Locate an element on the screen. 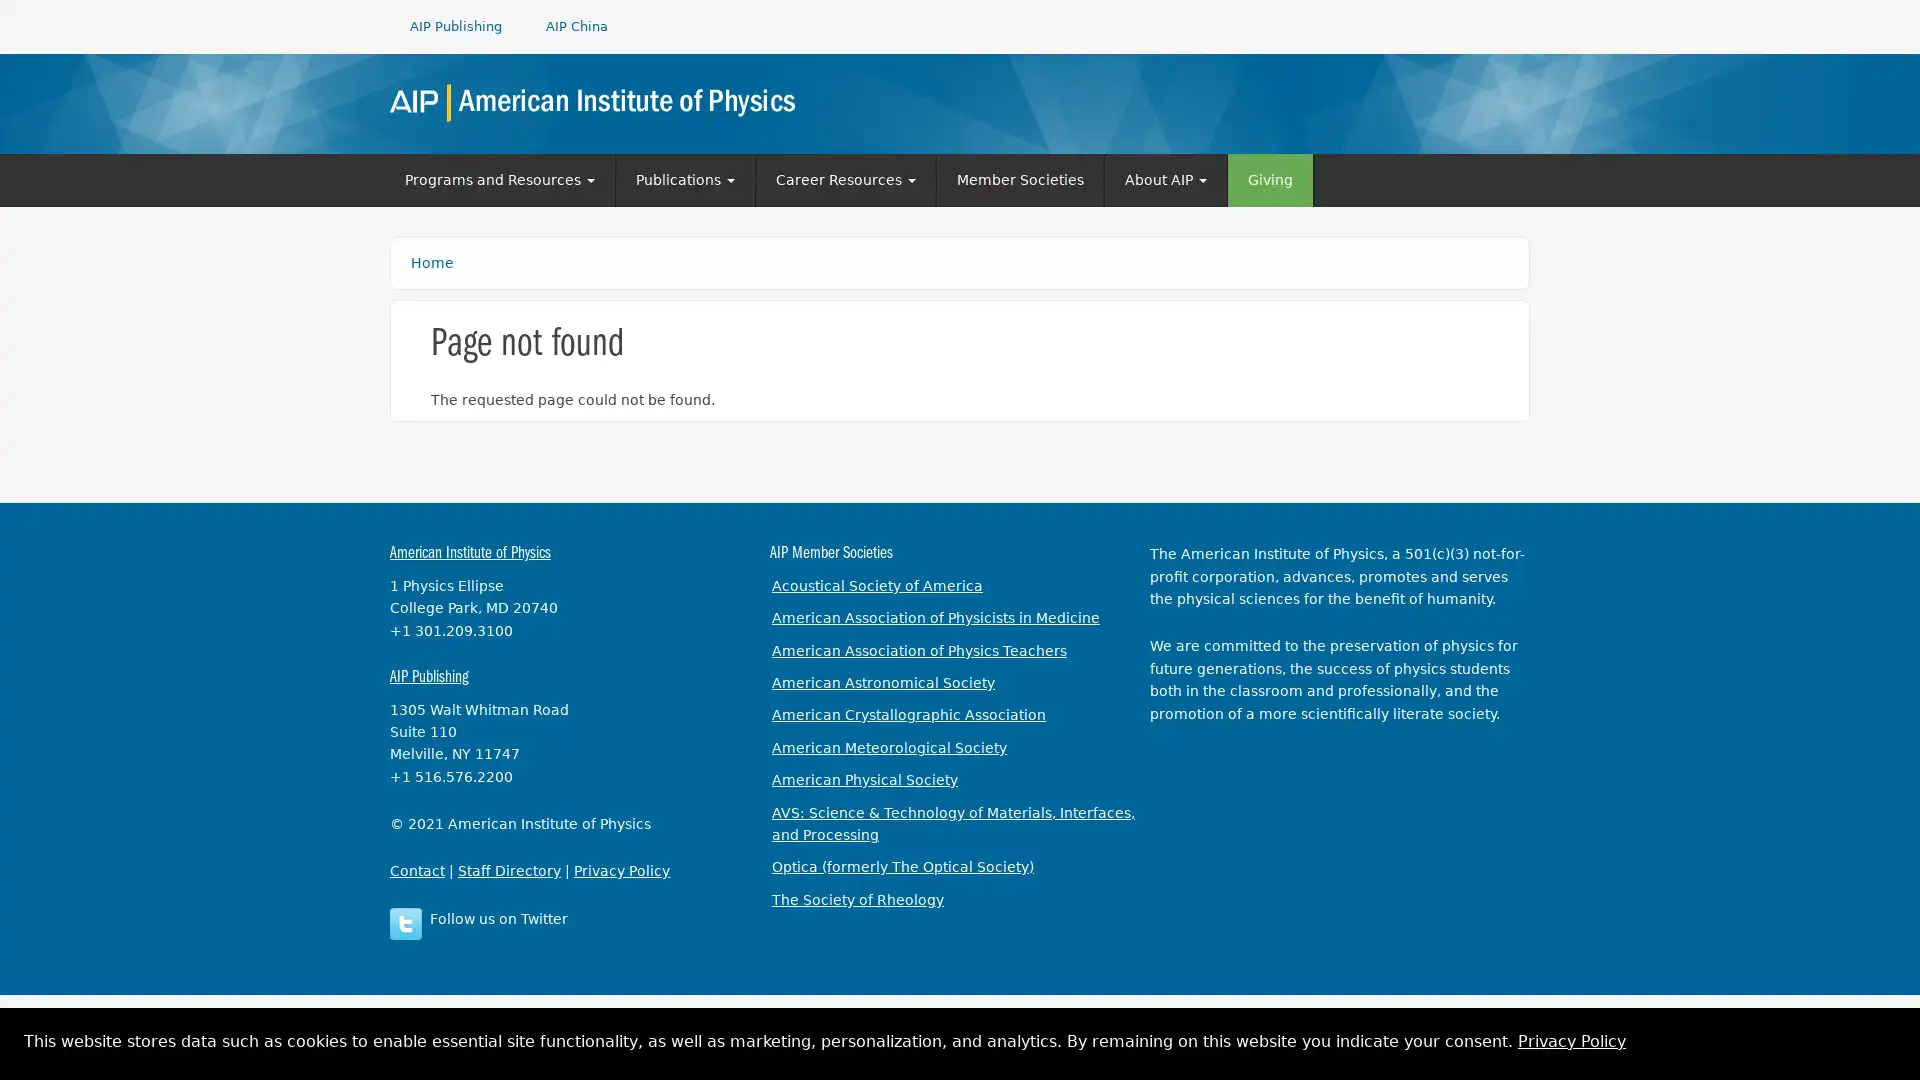 The height and width of the screenshot is (1080, 1920). search is located at coordinates (1501, 100).